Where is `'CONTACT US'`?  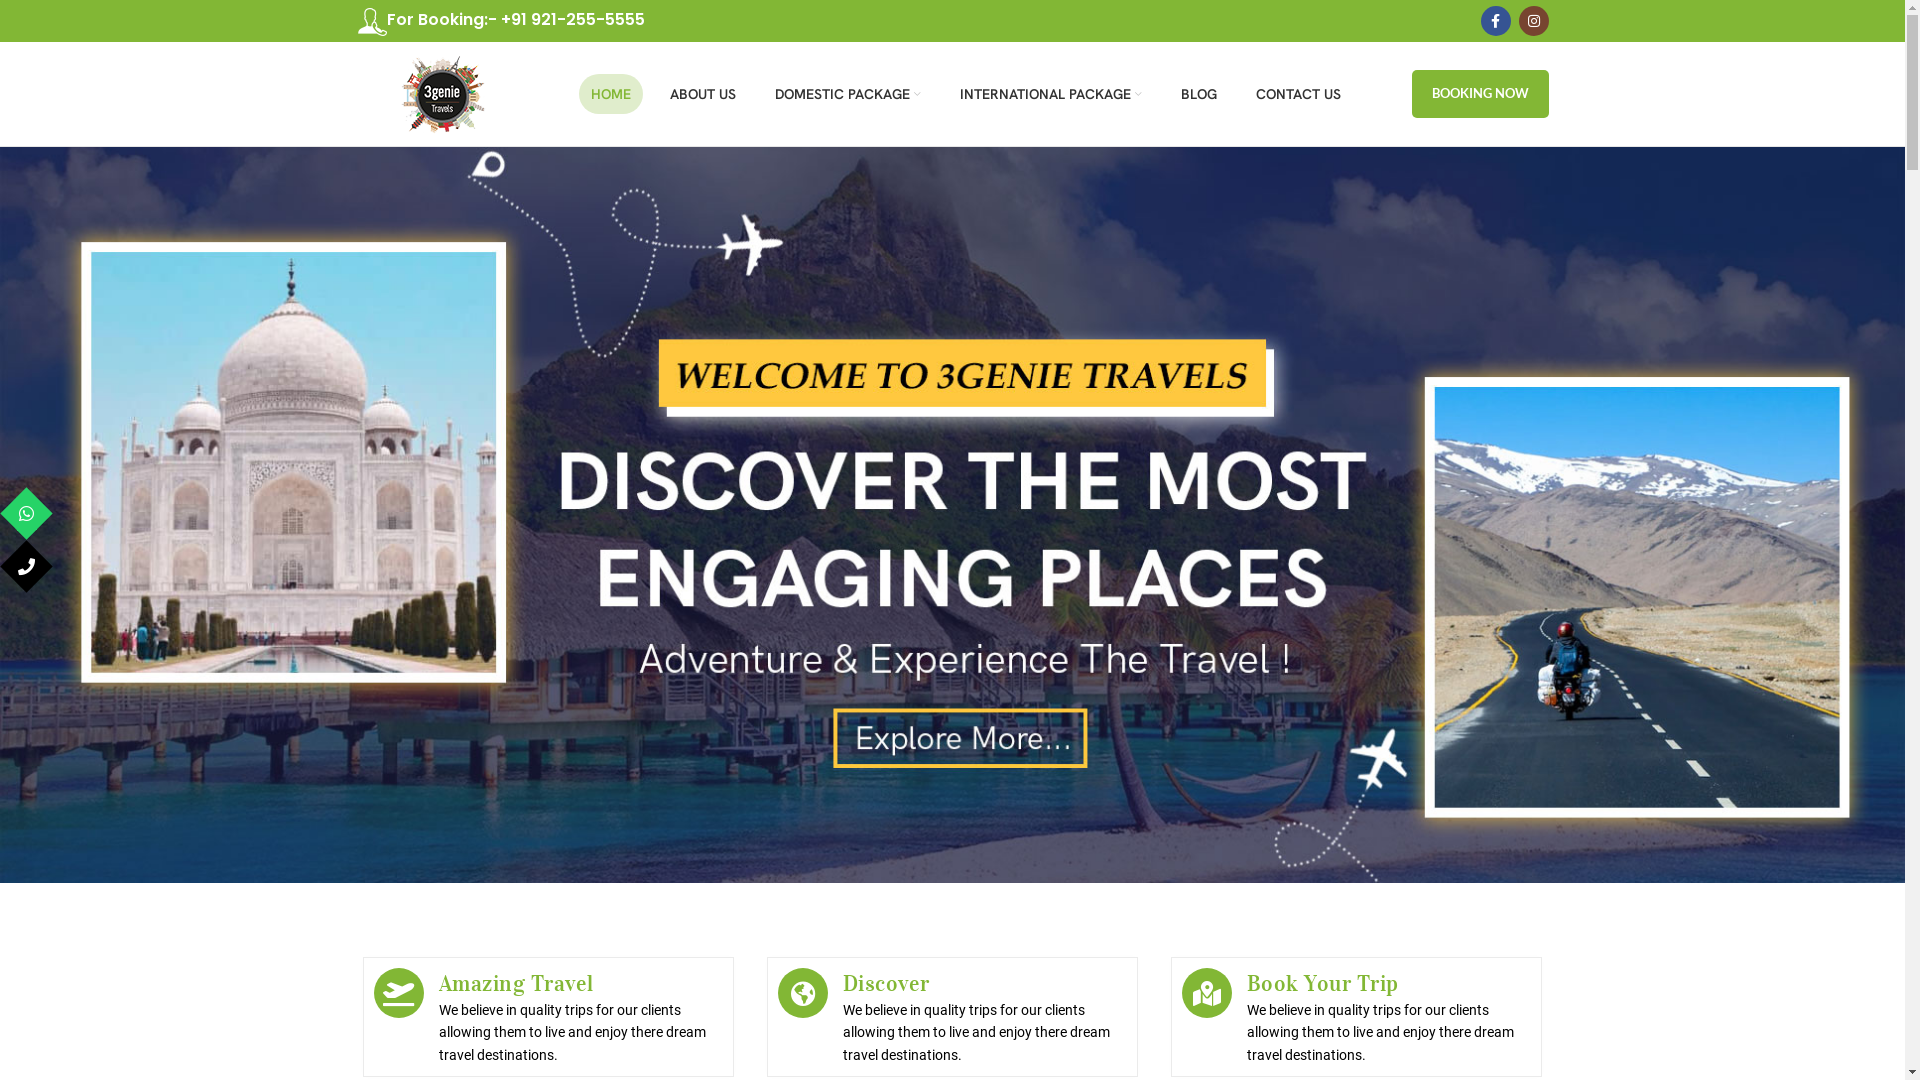
'CONTACT US' is located at coordinates (1298, 93).